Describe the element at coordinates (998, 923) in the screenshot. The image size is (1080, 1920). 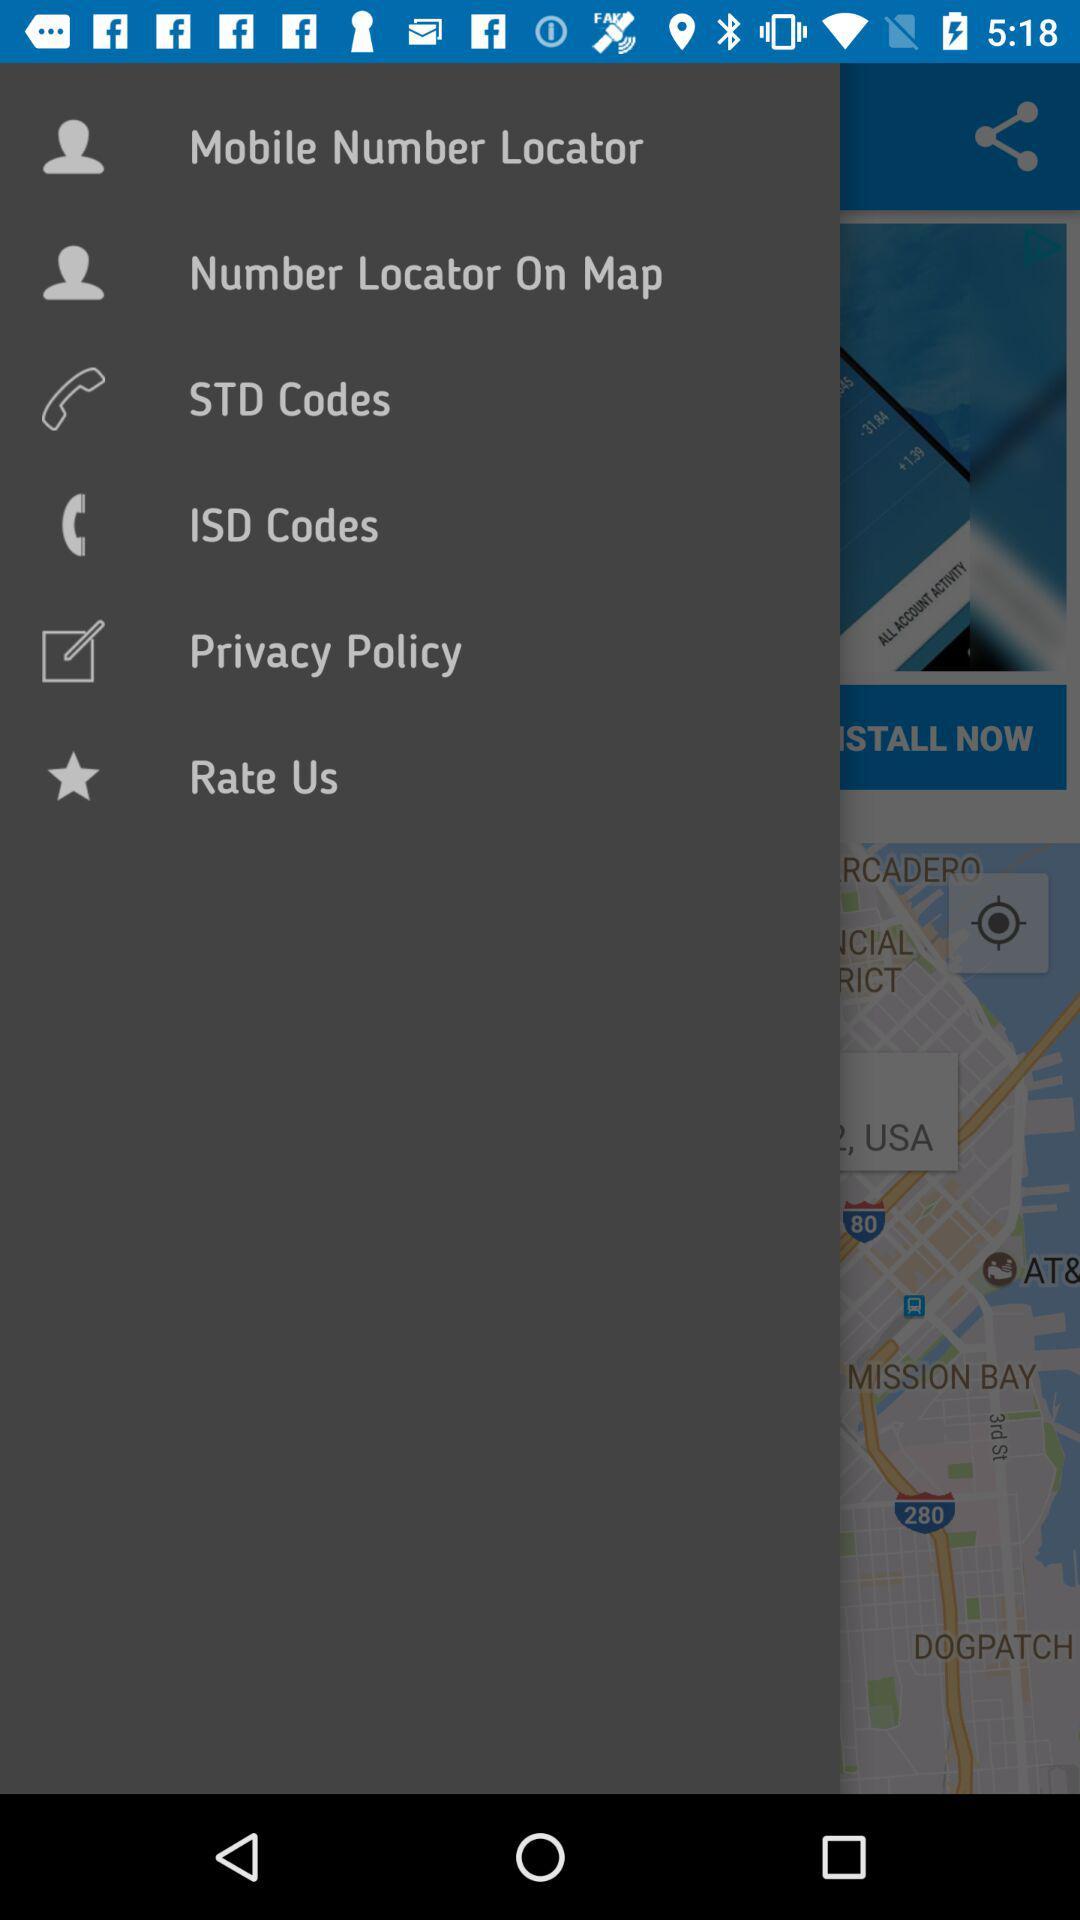
I see `the location_crosshair icon` at that location.